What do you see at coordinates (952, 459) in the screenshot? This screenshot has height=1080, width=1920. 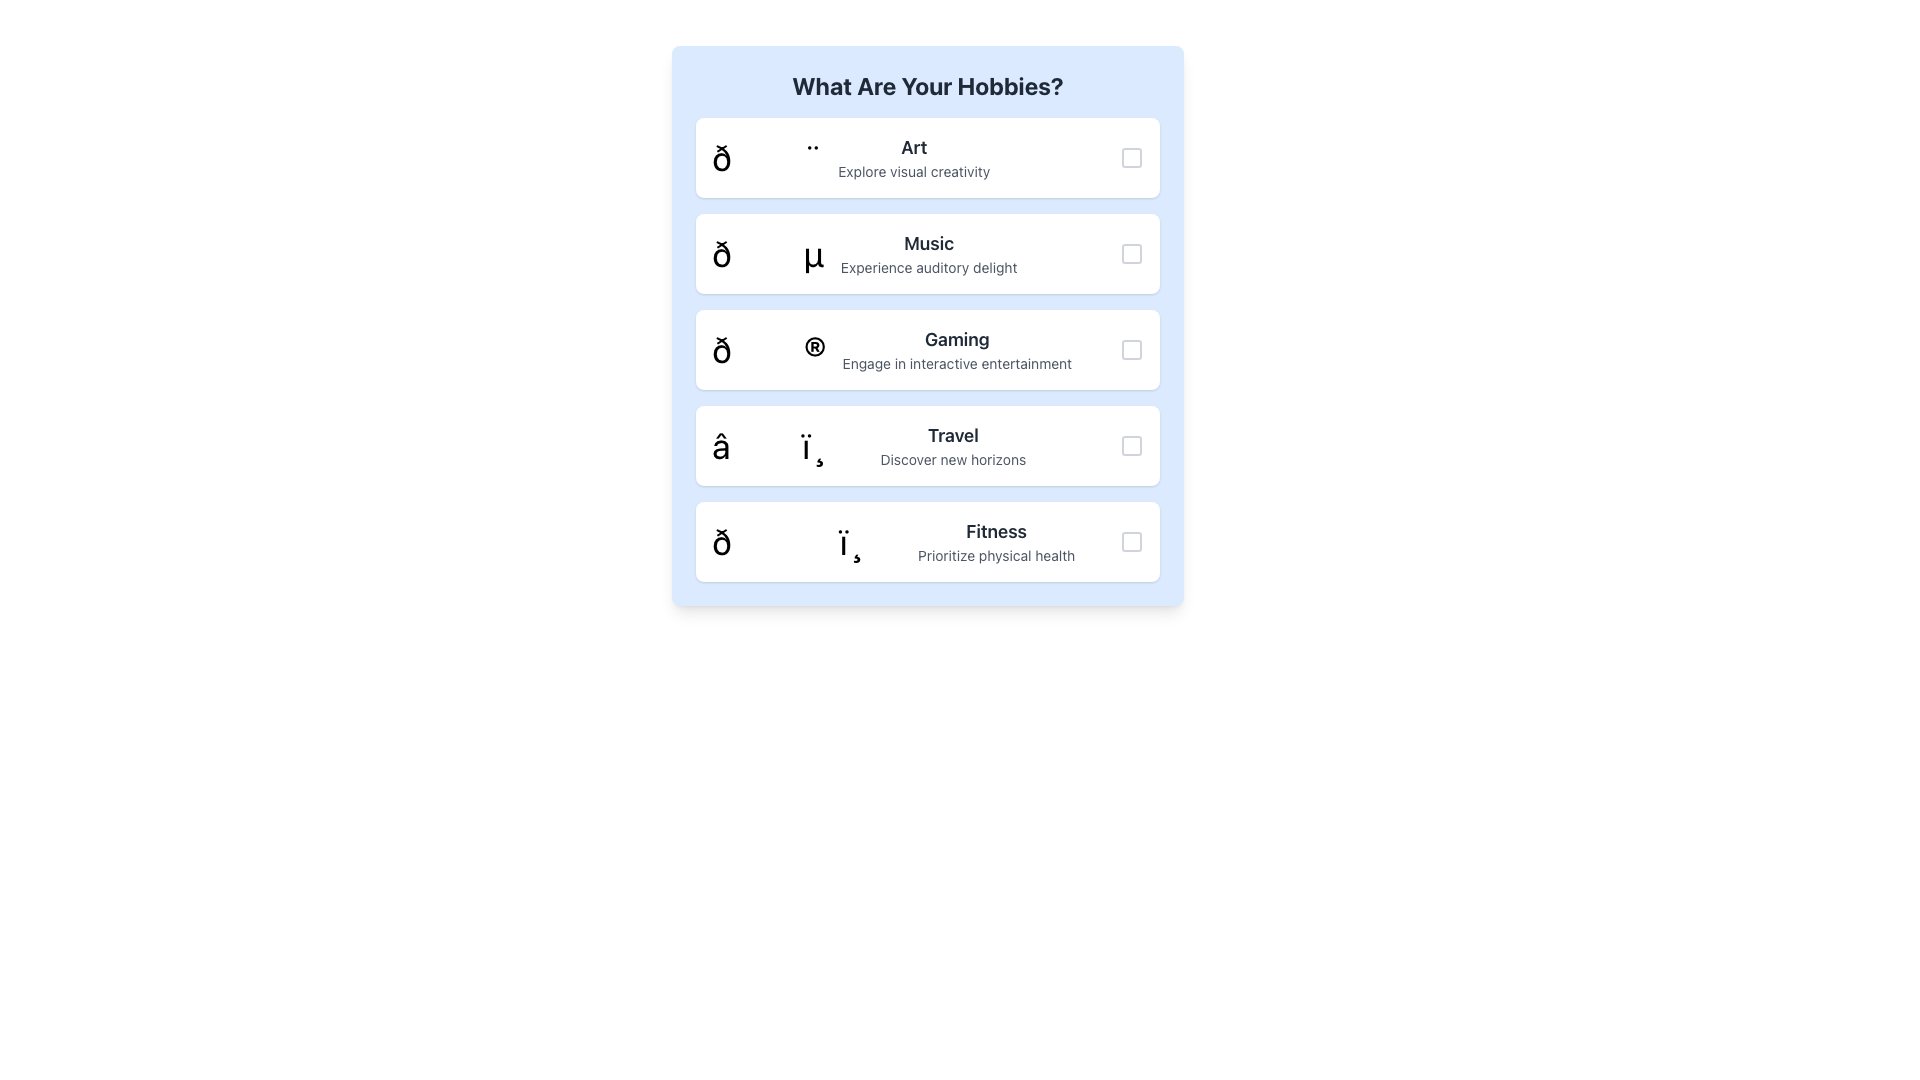 I see `the Text Label providing an inspirational snippet about the 'Travel' hobby category, located in the fourth card of the vertical list of hobbies, directly below the 'Travel' title` at bounding box center [952, 459].